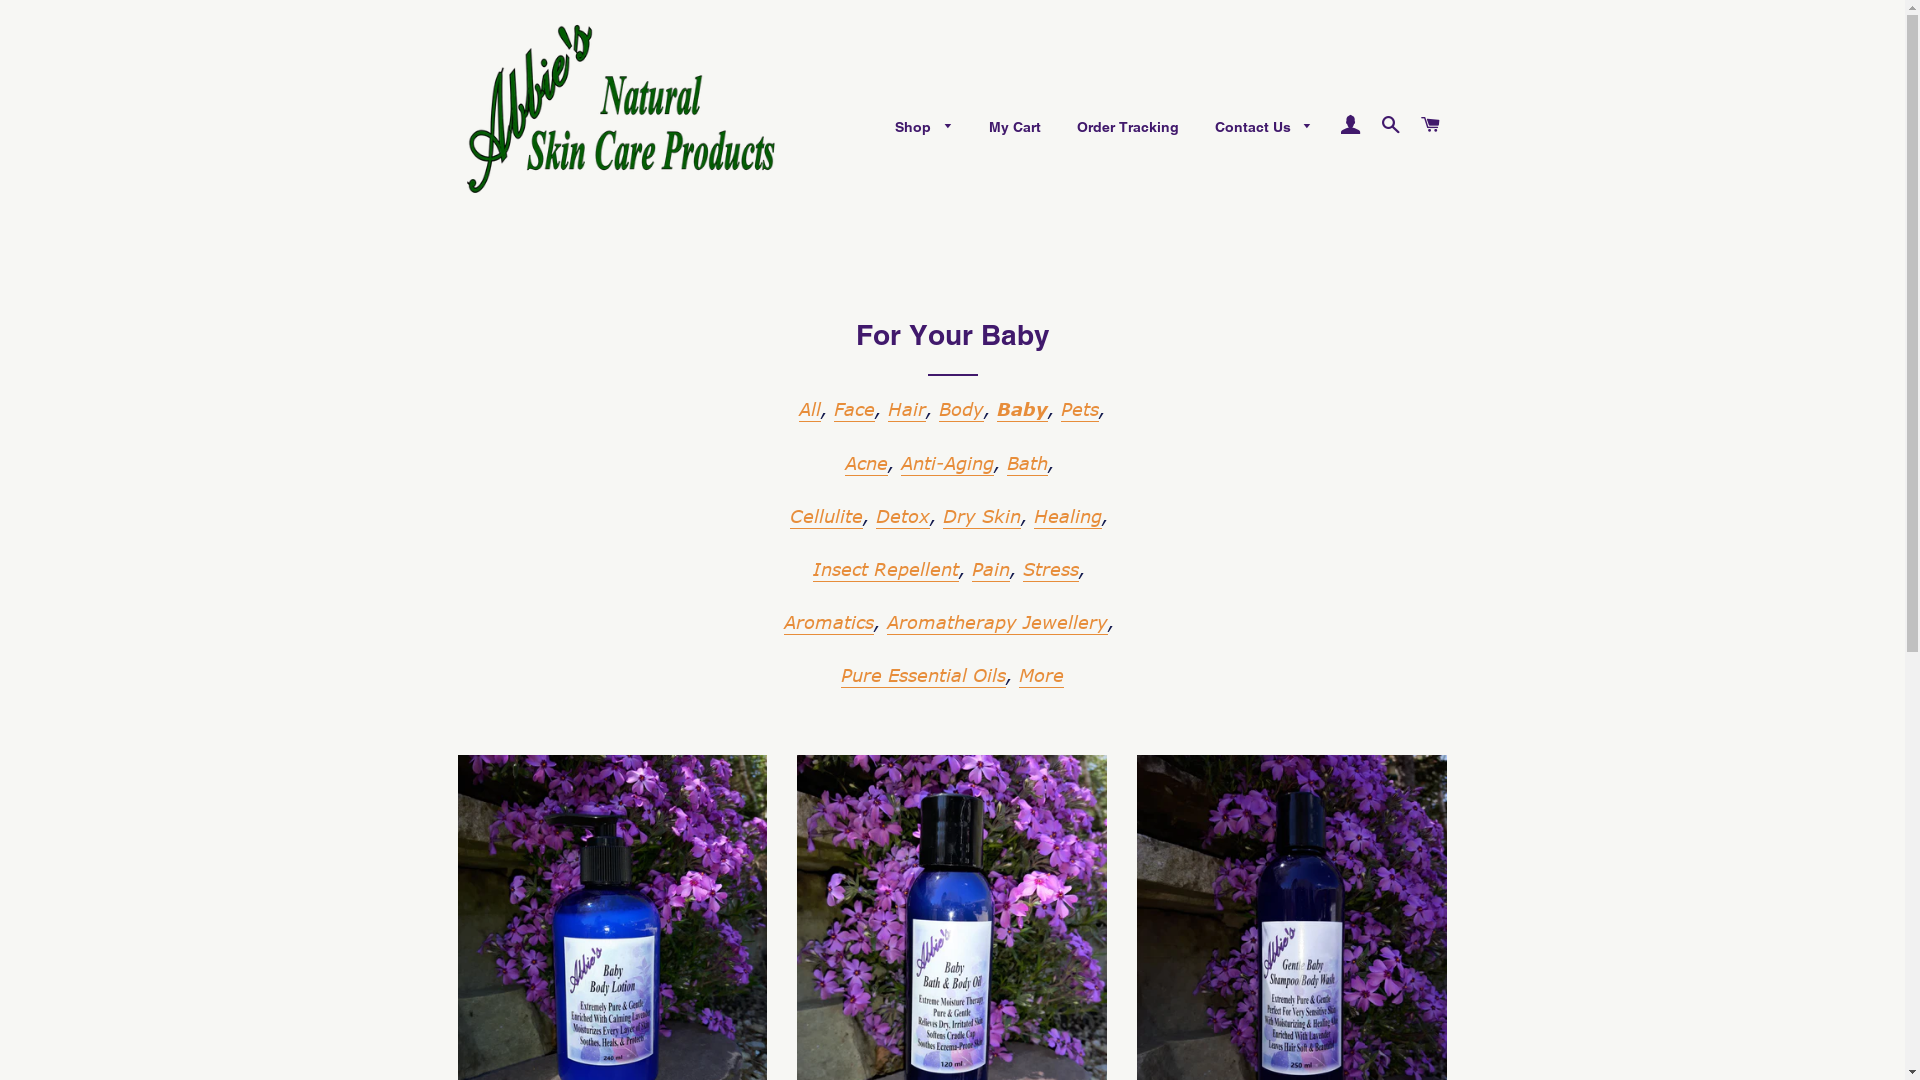 The width and height of the screenshot is (1920, 1080). Describe the element at coordinates (945, 463) in the screenshot. I see `'Anti-Aging'` at that location.